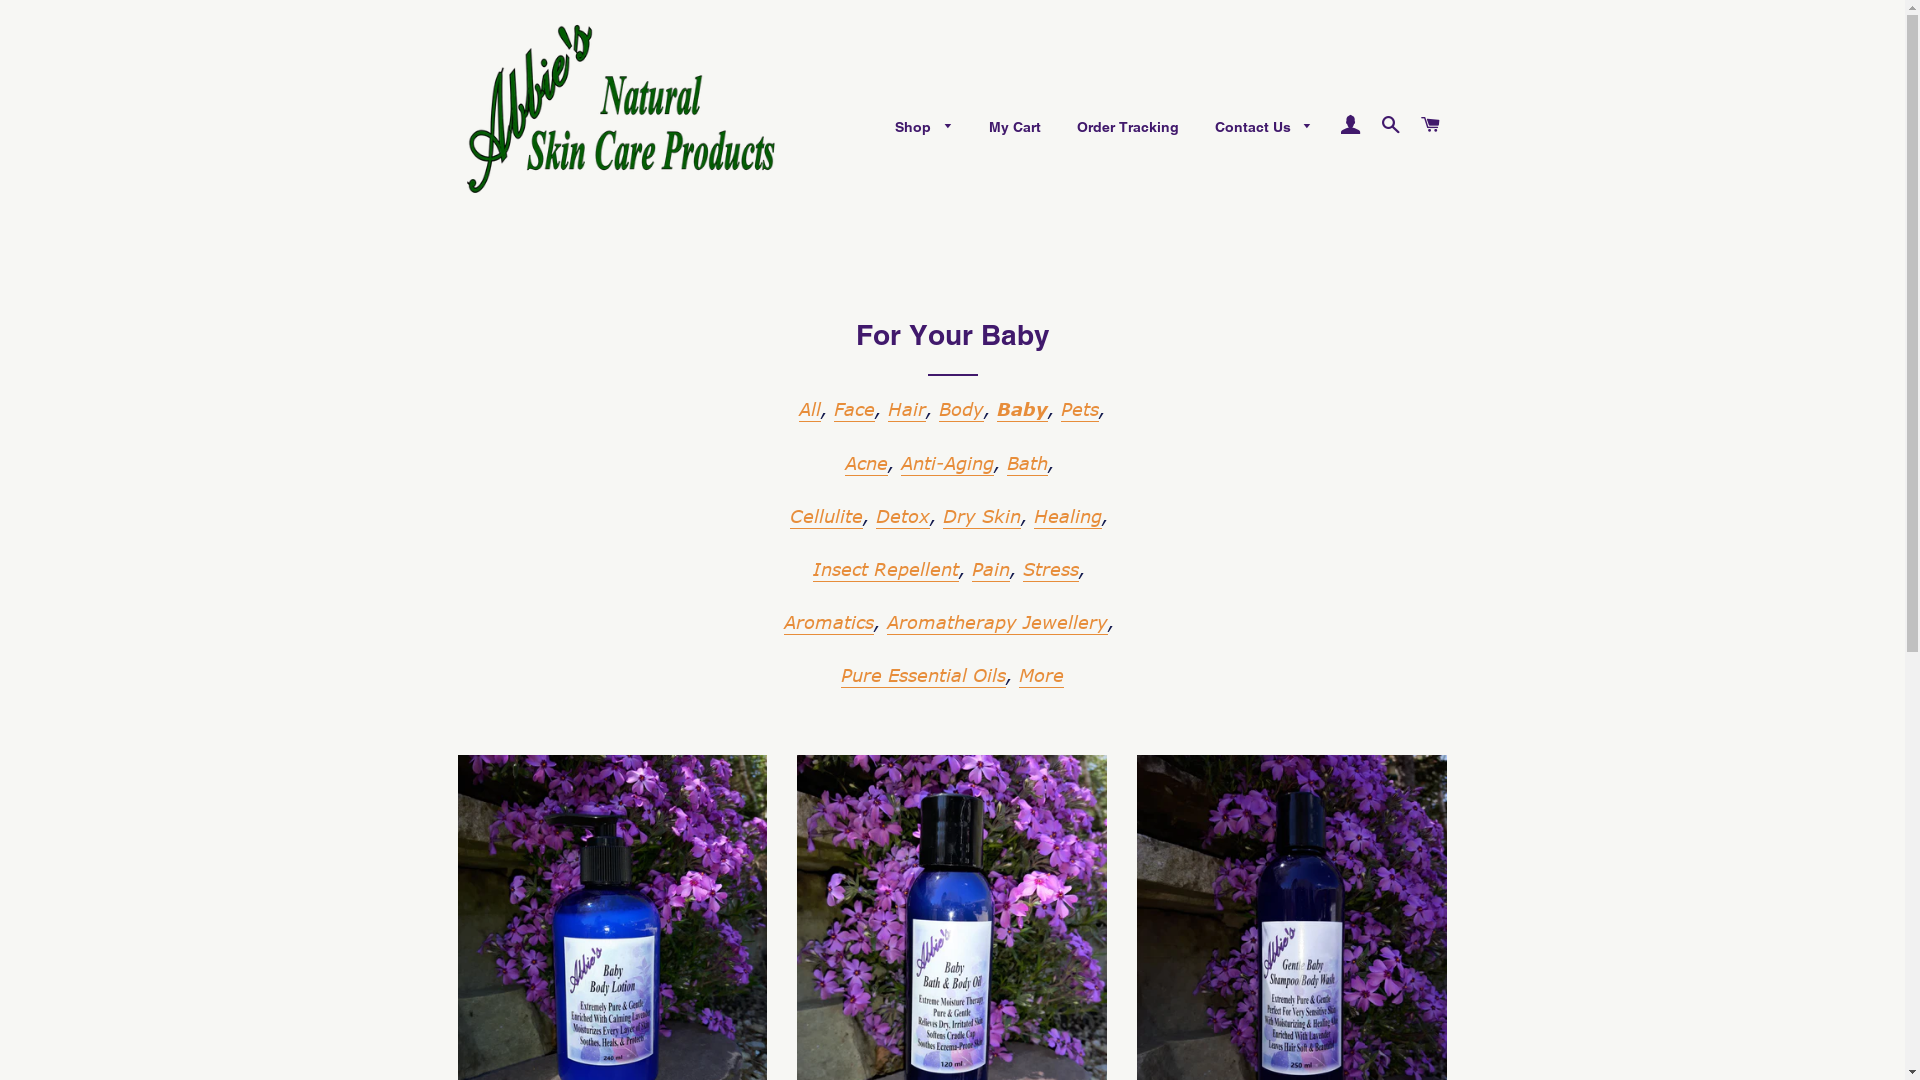 The width and height of the screenshot is (1920, 1080). Describe the element at coordinates (945, 463) in the screenshot. I see `'Anti-Aging'` at that location.